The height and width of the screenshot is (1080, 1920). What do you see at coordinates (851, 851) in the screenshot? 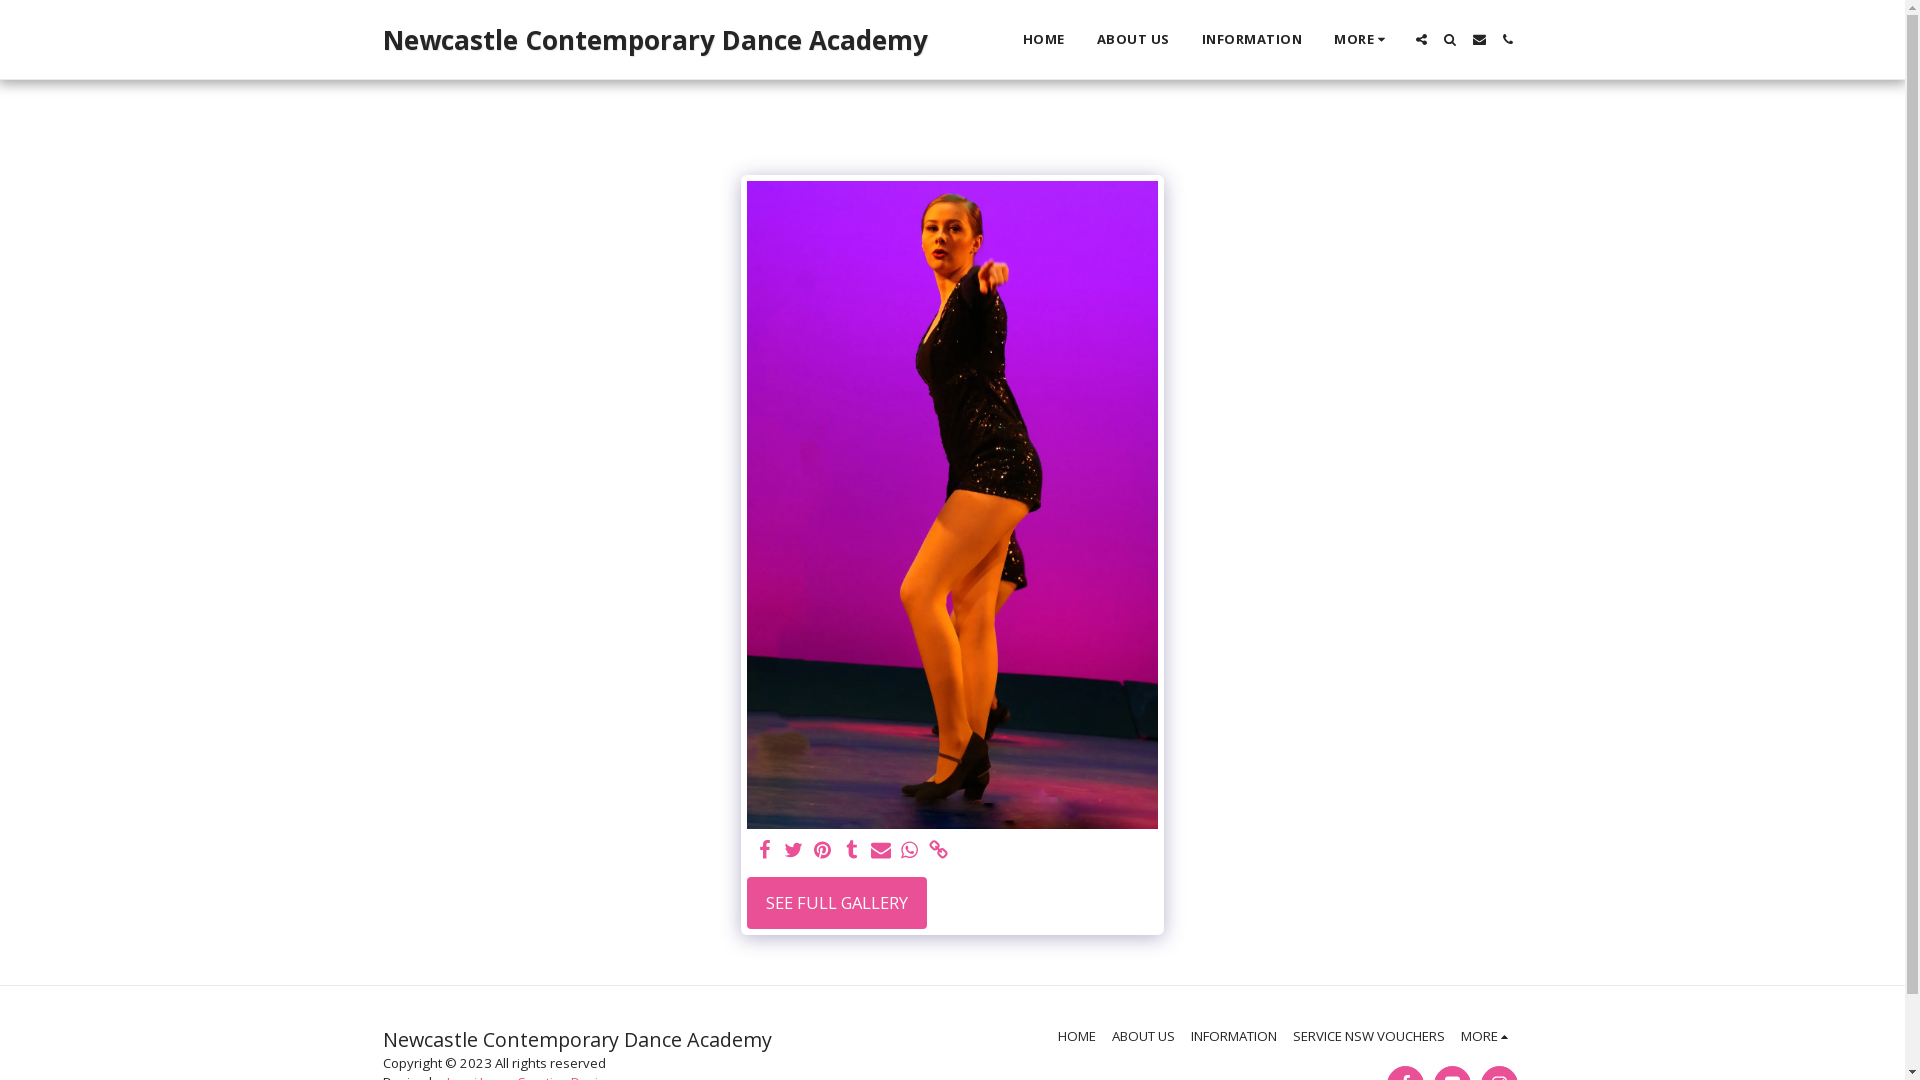
I see `'tumblr'` at bounding box center [851, 851].